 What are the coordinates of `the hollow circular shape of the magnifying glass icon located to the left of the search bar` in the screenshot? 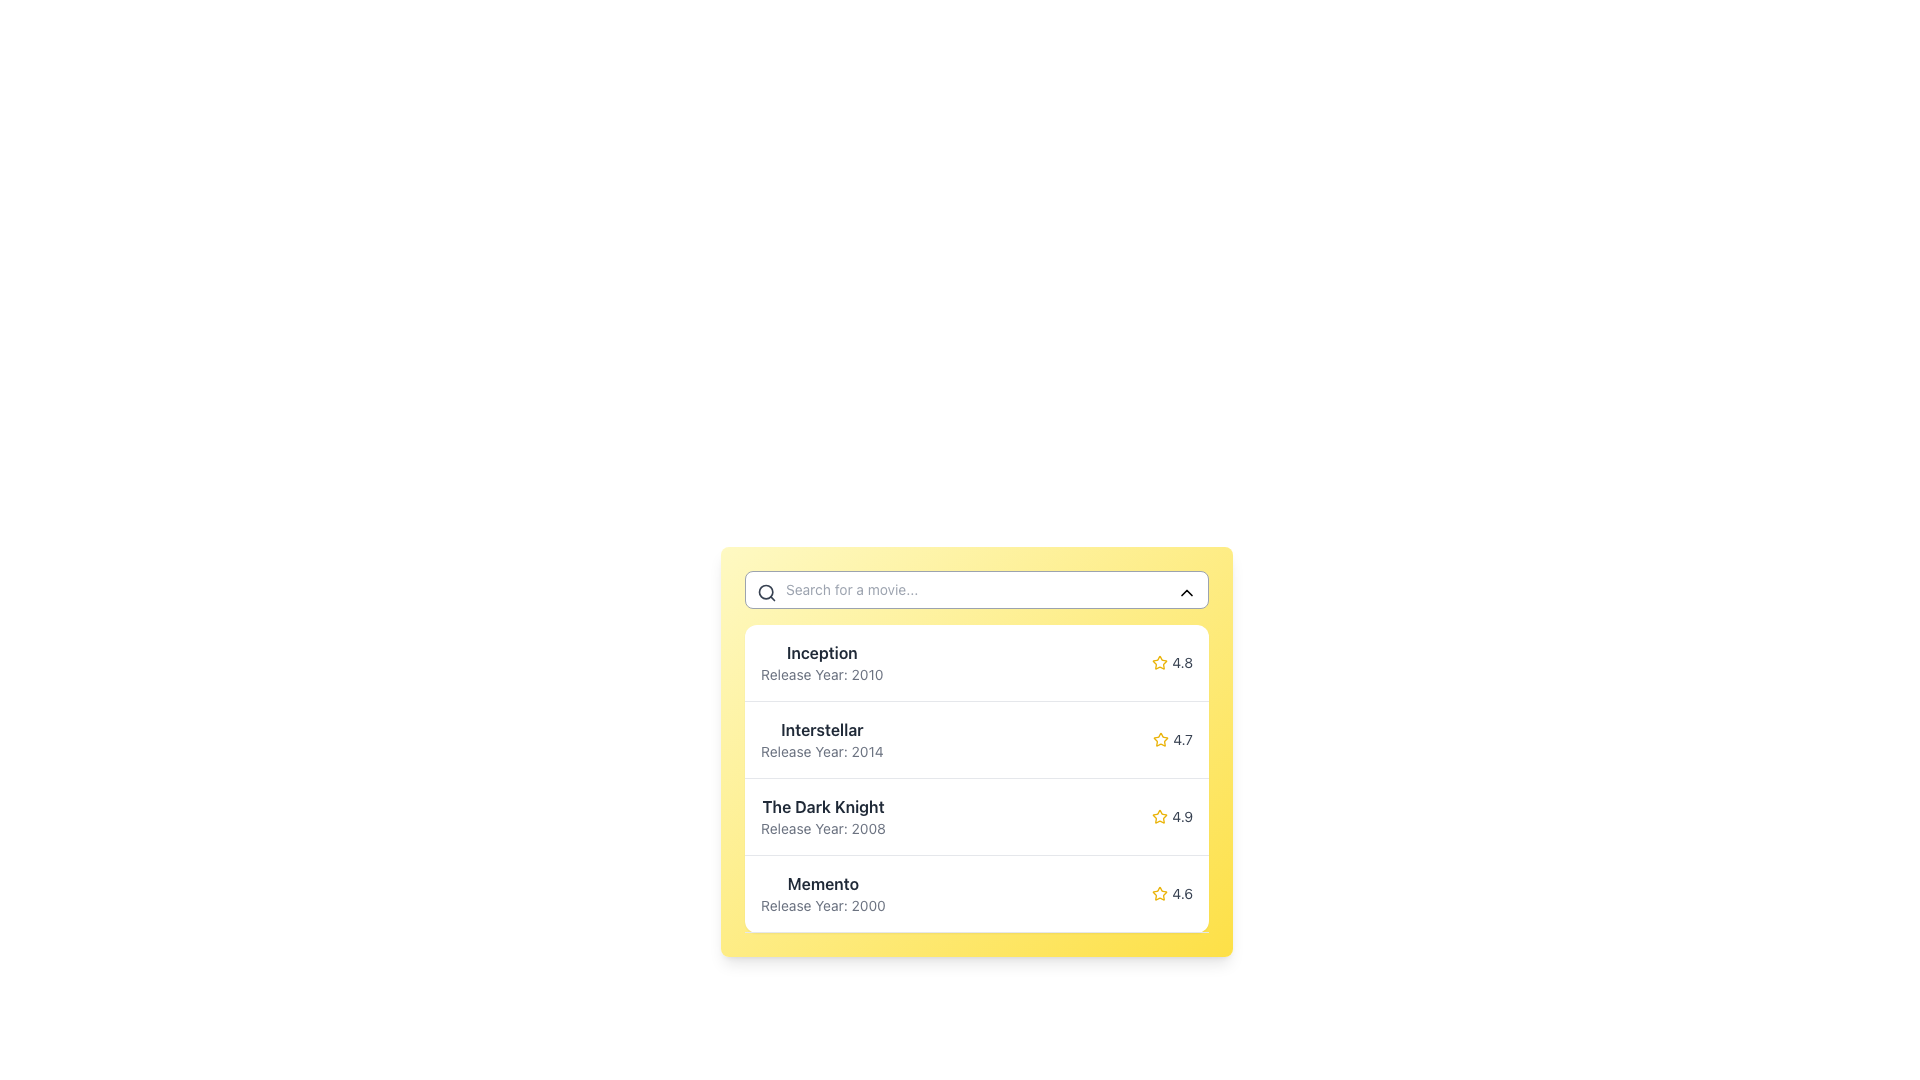 It's located at (765, 591).